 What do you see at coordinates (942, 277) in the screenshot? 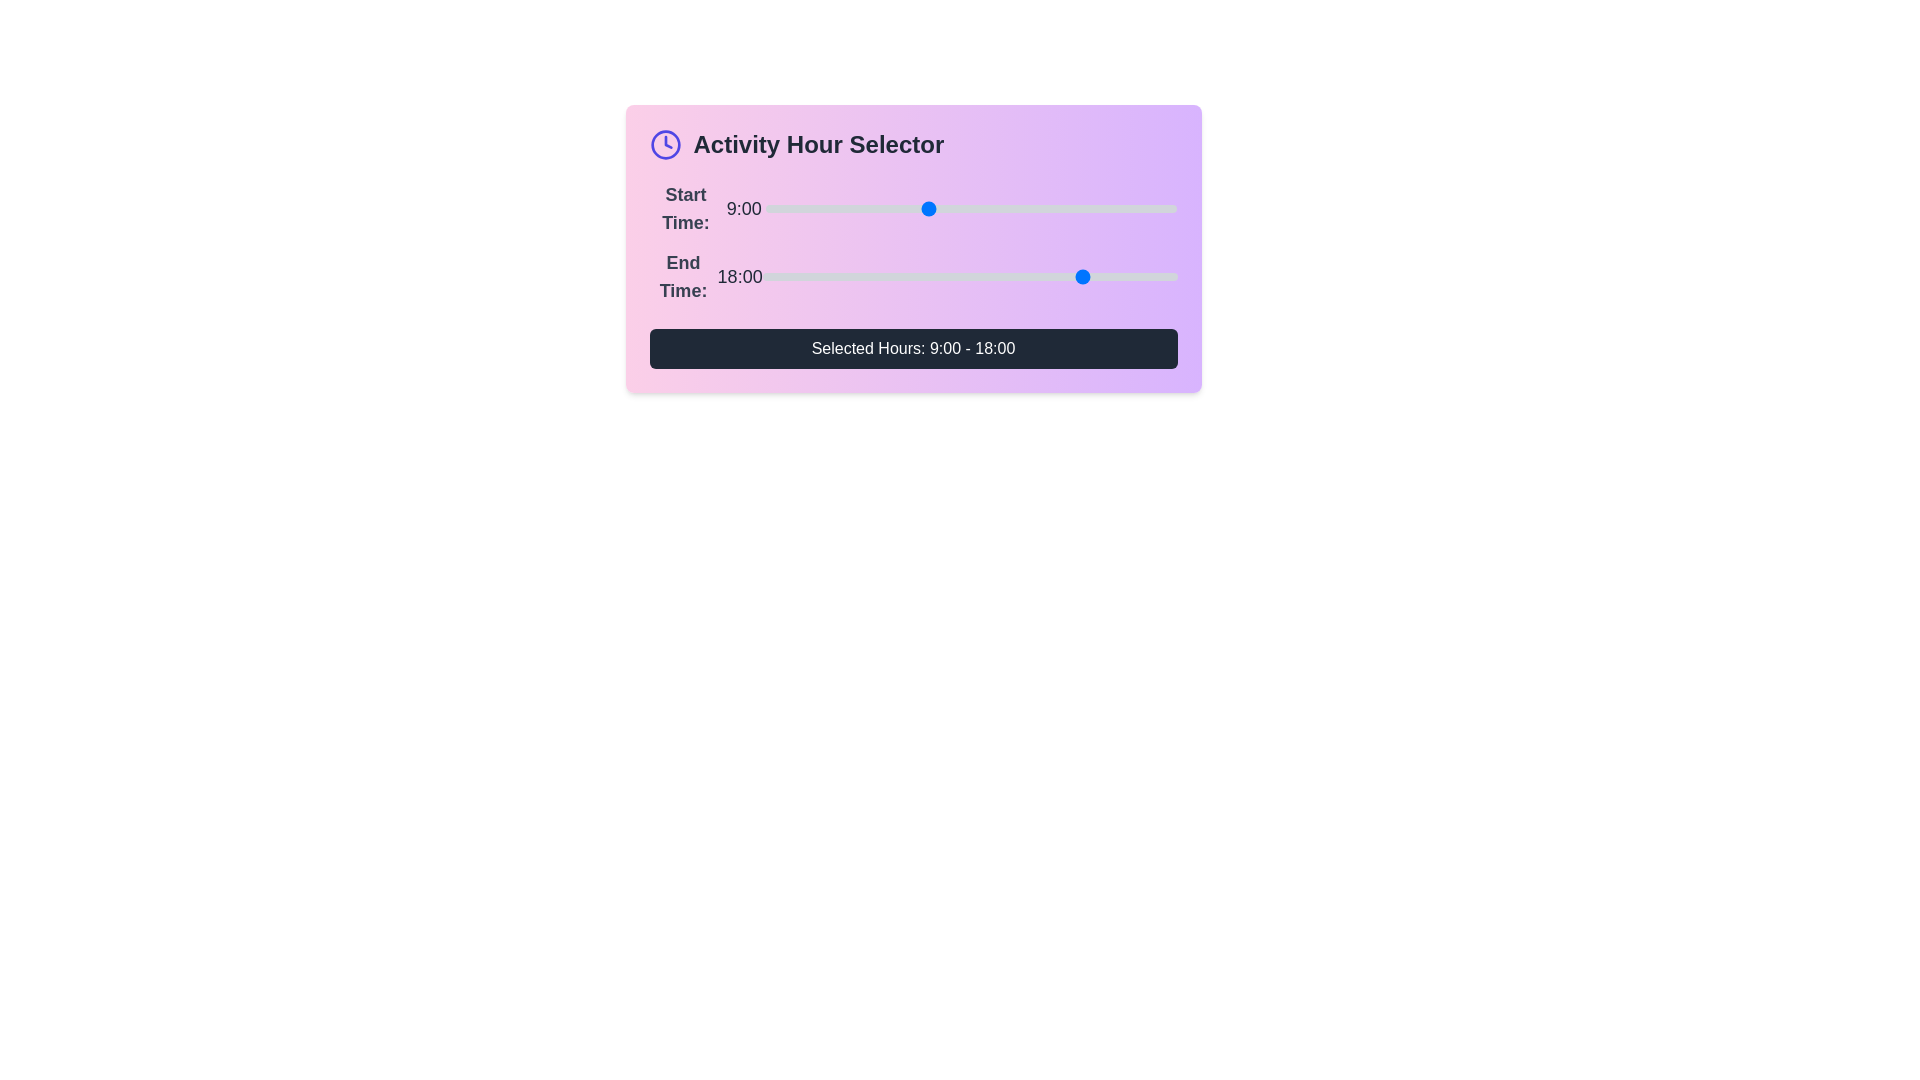
I see `the end time slider to set the hour to 10` at bounding box center [942, 277].